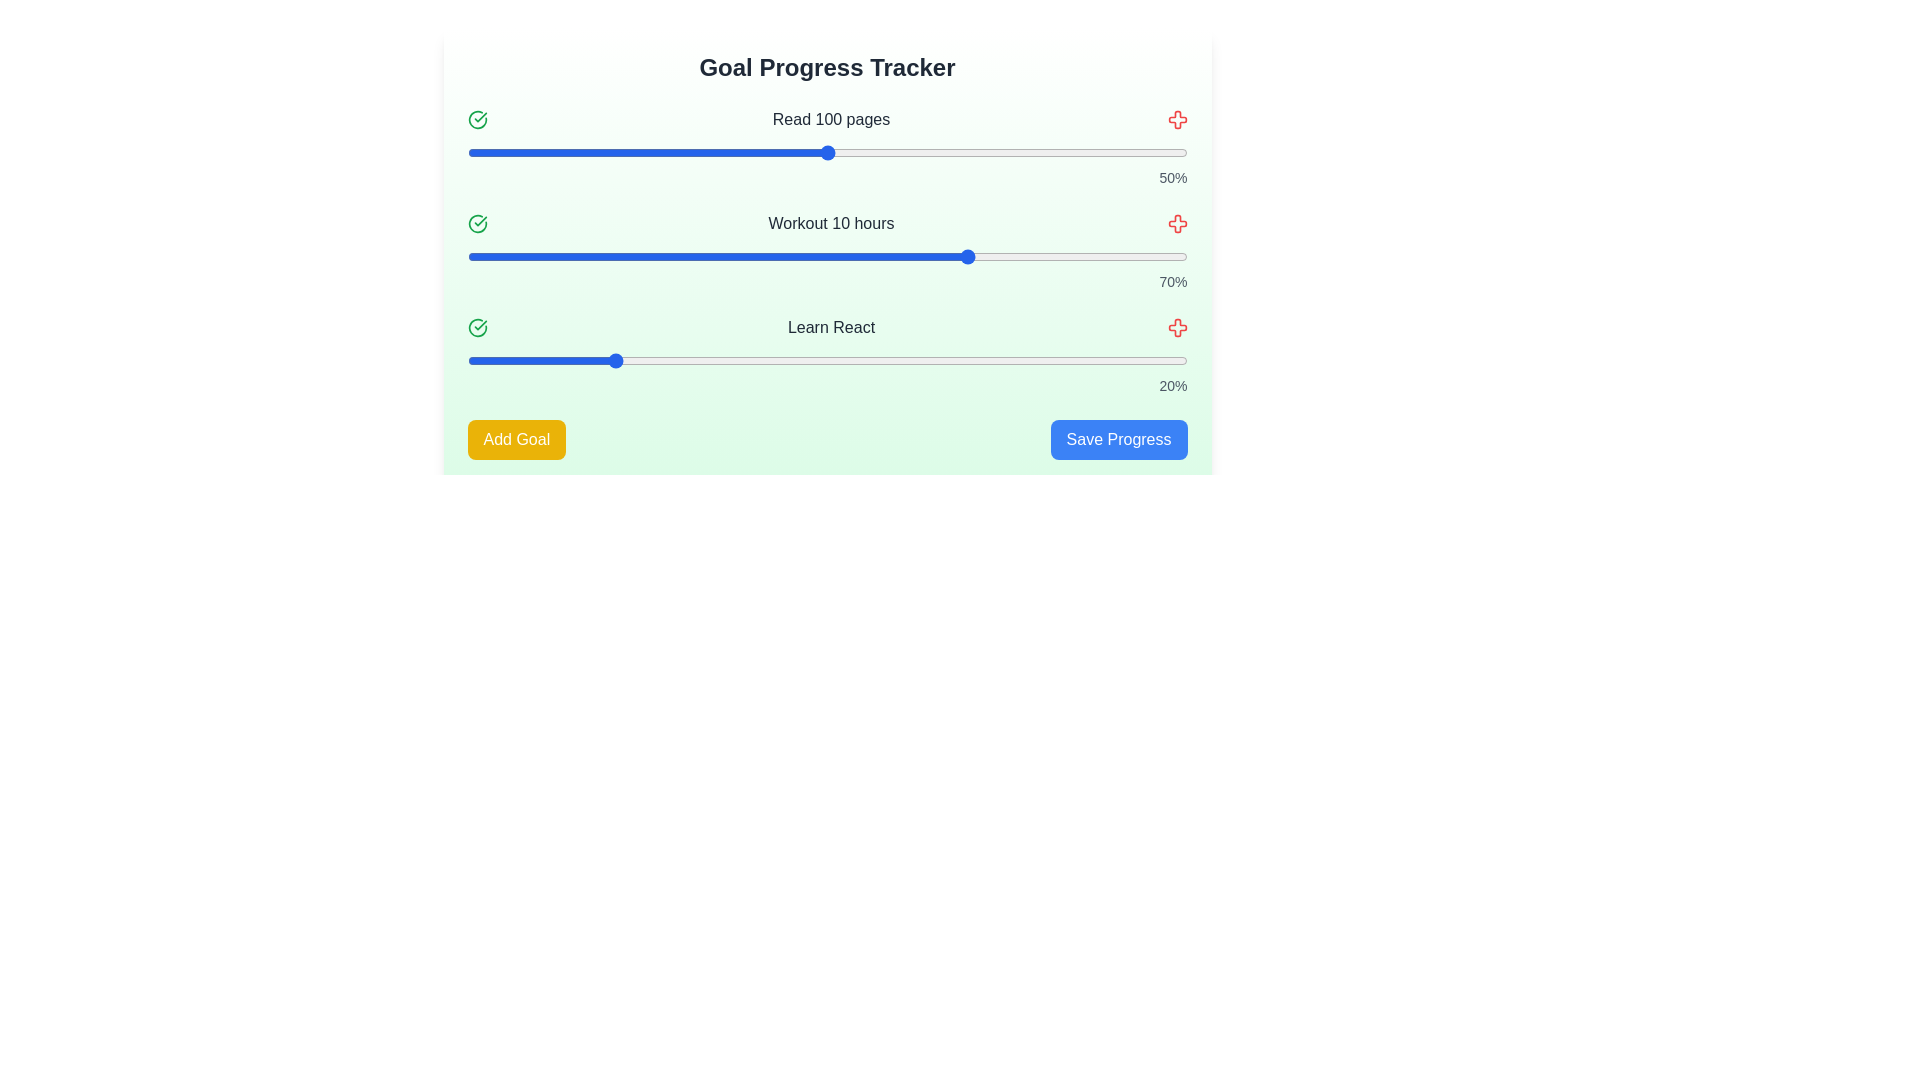 Image resolution: width=1920 pixels, height=1080 pixels. I want to click on the red cross icon next to the goal titled 'Read 100 pages' to remove it, so click(1177, 119).